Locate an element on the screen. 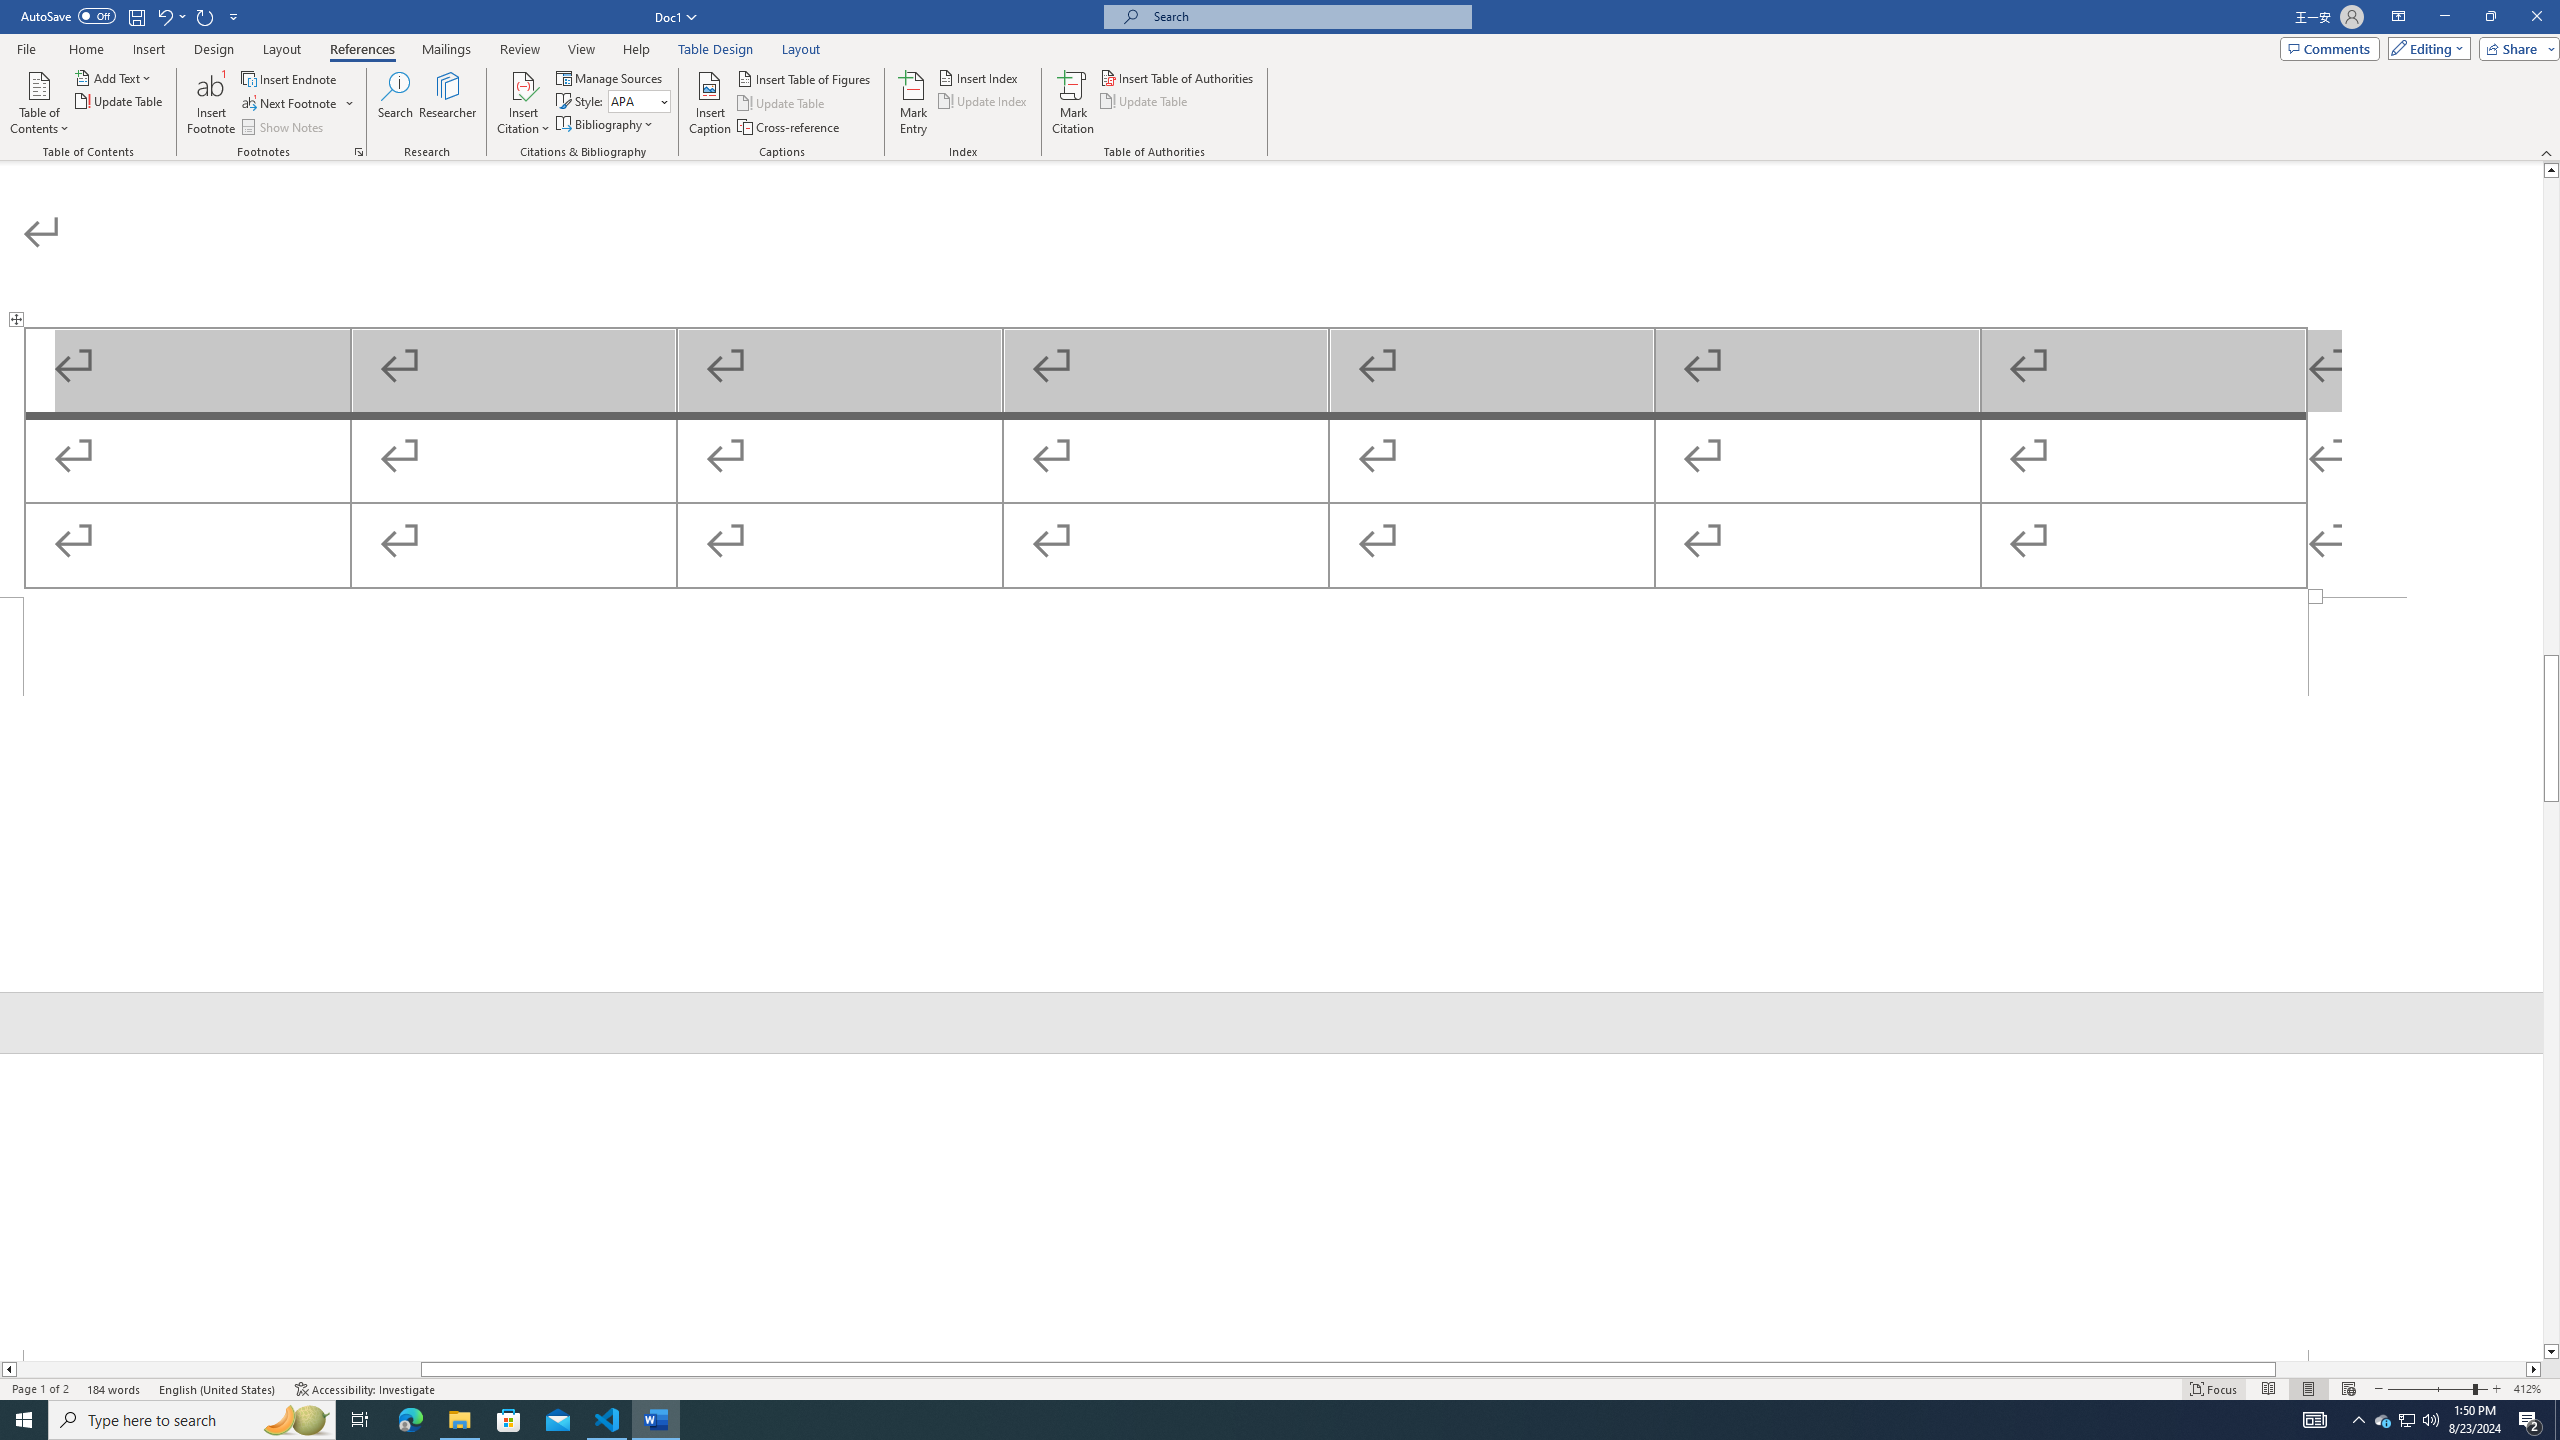 The width and height of the screenshot is (2560, 1440). 'Class: NetUIScrollBar' is located at coordinates (2551, 761).